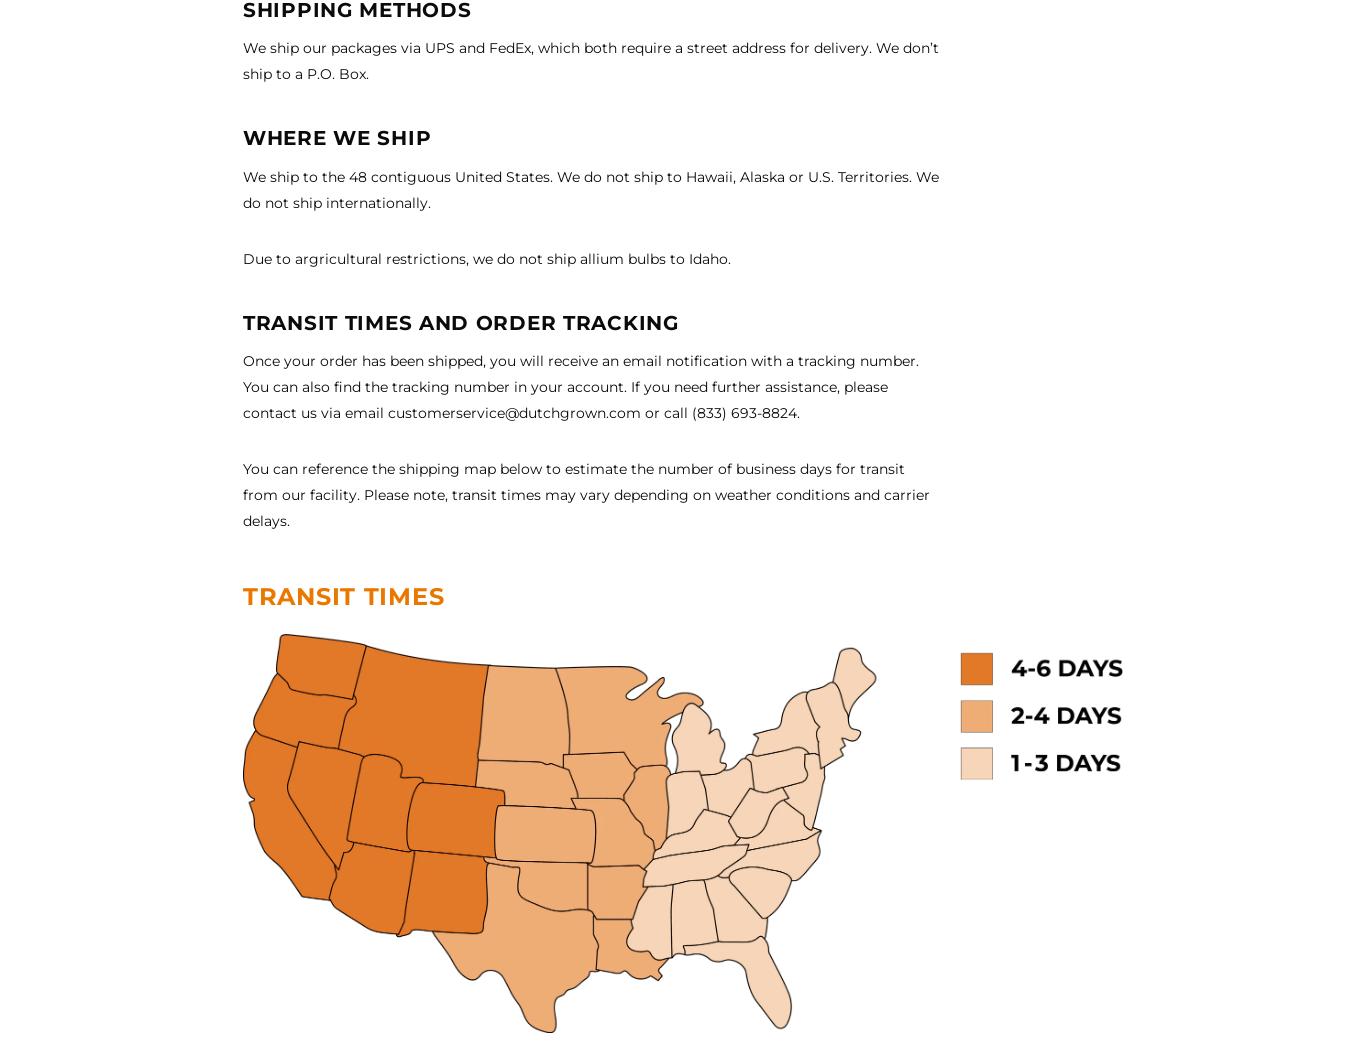 This screenshot has width=1366, height=1062. I want to click on 'delays.', so click(266, 520).